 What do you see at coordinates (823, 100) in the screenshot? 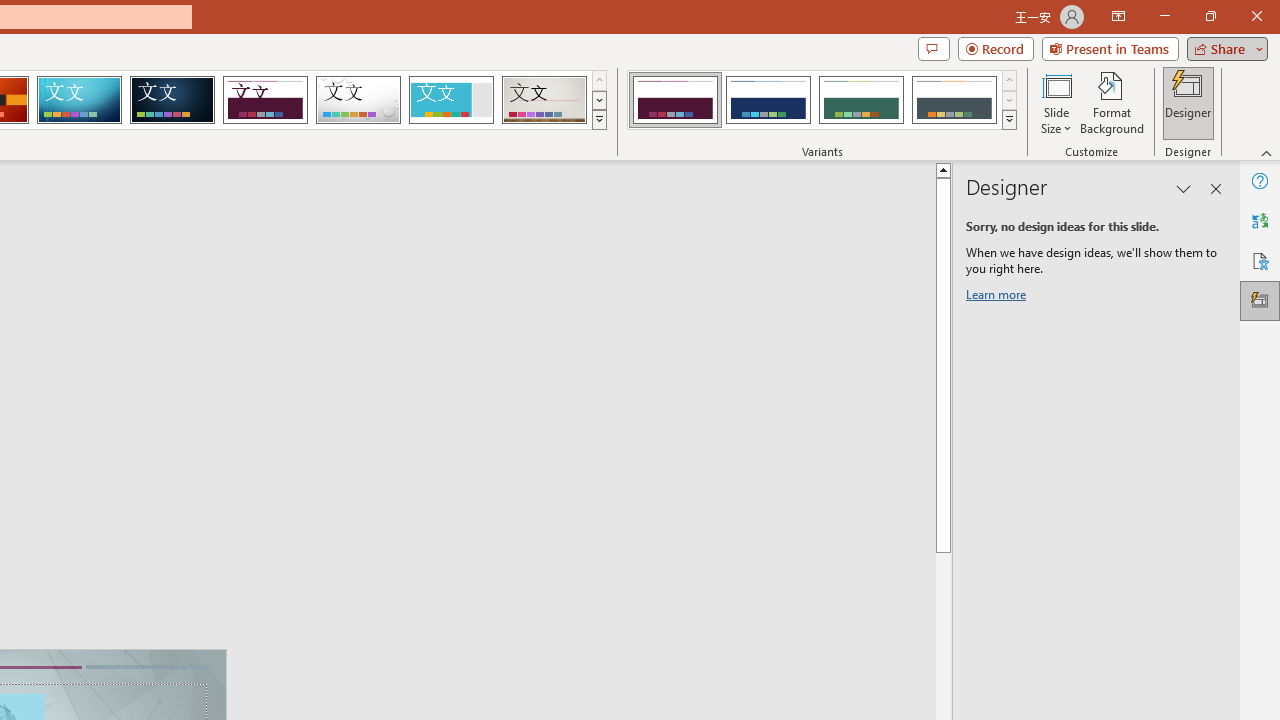
I see `'AutomationID: ThemeVariantsGallery'` at bounding box center [823, 100].